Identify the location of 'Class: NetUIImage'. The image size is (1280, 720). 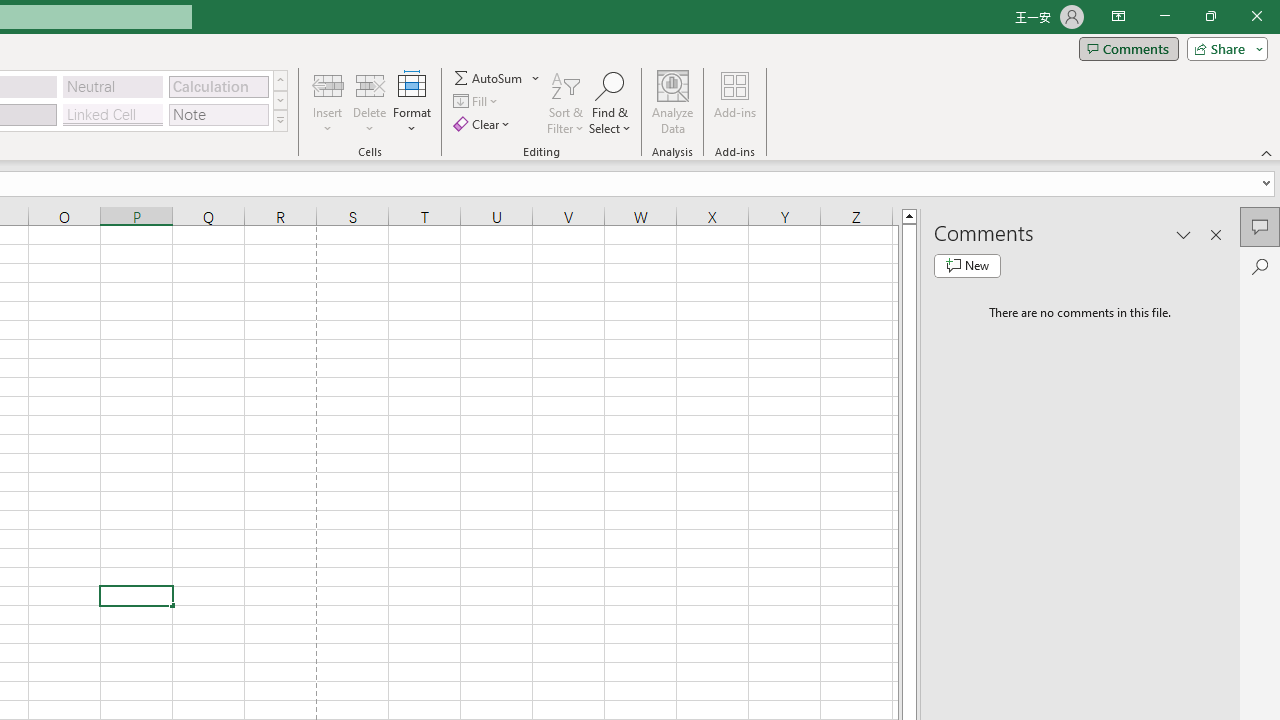
(279, 120).